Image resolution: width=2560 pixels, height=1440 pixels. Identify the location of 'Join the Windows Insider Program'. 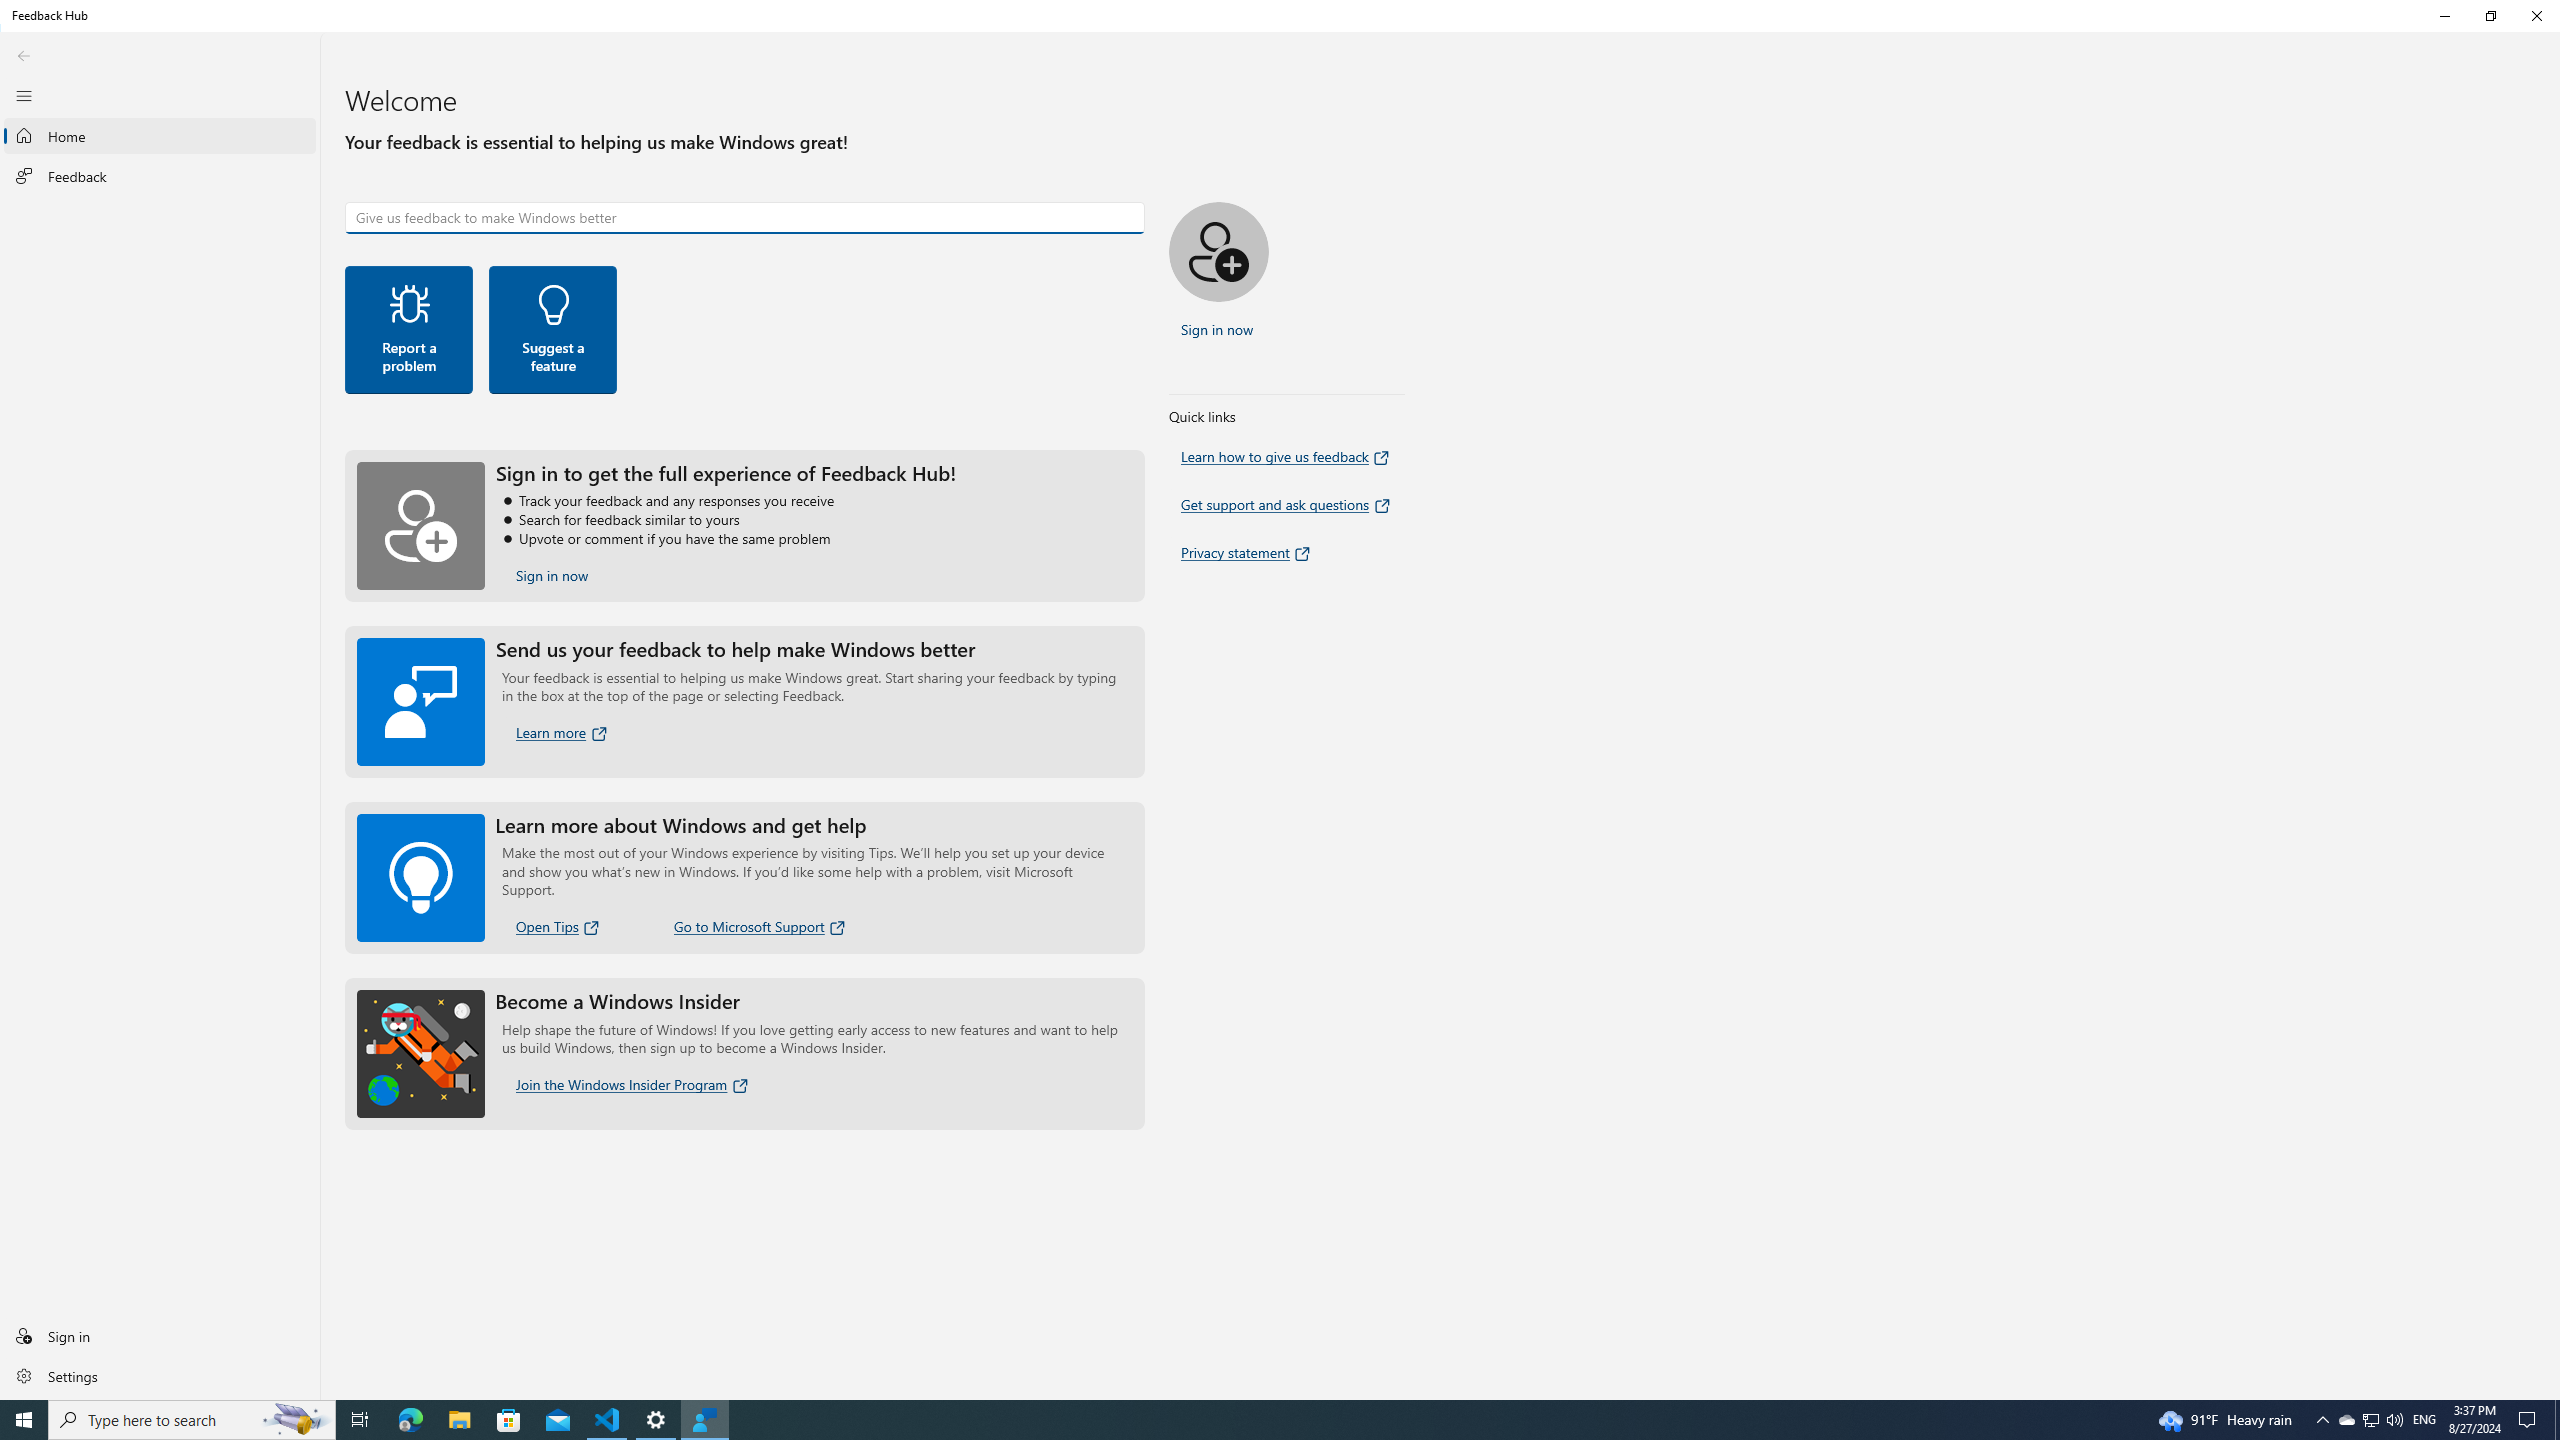
(632, 1084).